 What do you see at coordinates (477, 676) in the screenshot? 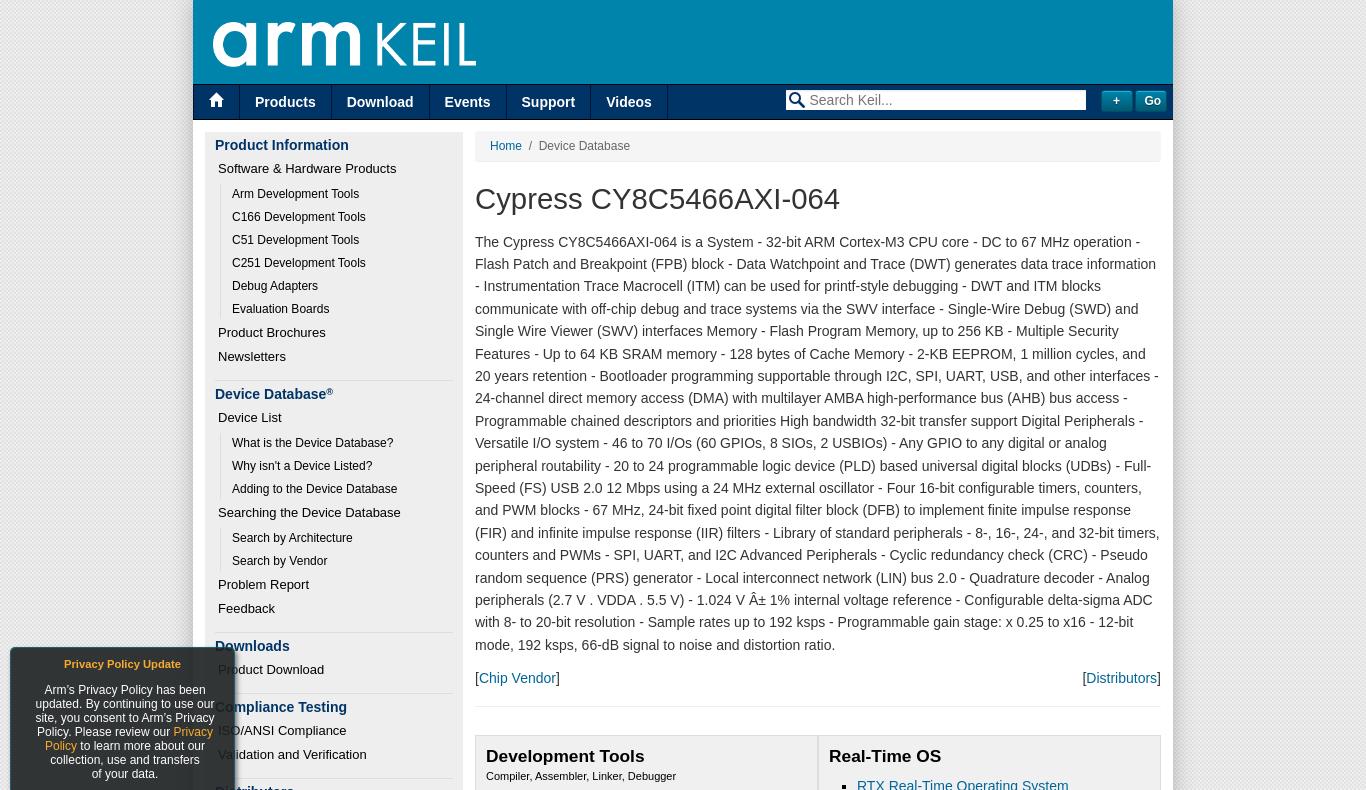
I see `'Chip Vendor'` at bounding box center [477, 676].